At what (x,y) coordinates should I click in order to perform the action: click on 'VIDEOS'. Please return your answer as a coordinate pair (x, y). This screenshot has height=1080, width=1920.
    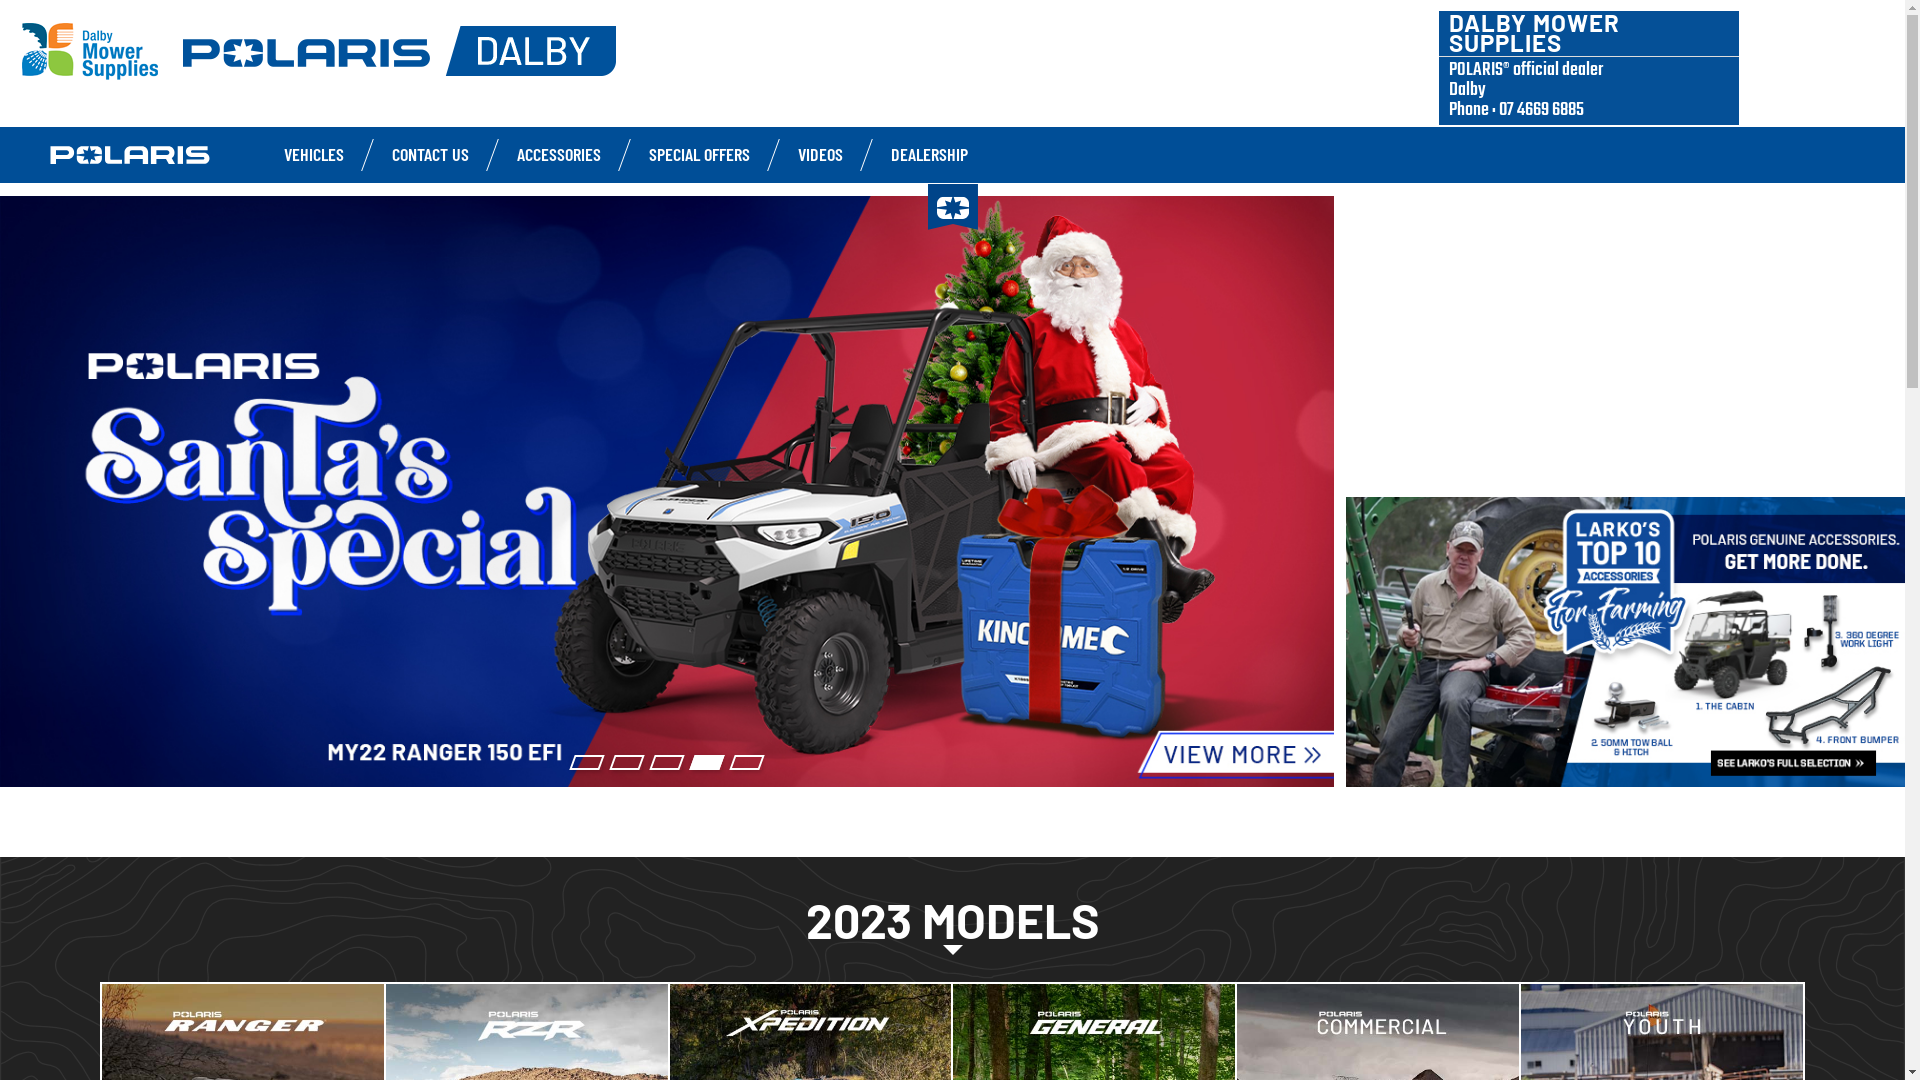
    Looking at the image, I should click on (820, 153).